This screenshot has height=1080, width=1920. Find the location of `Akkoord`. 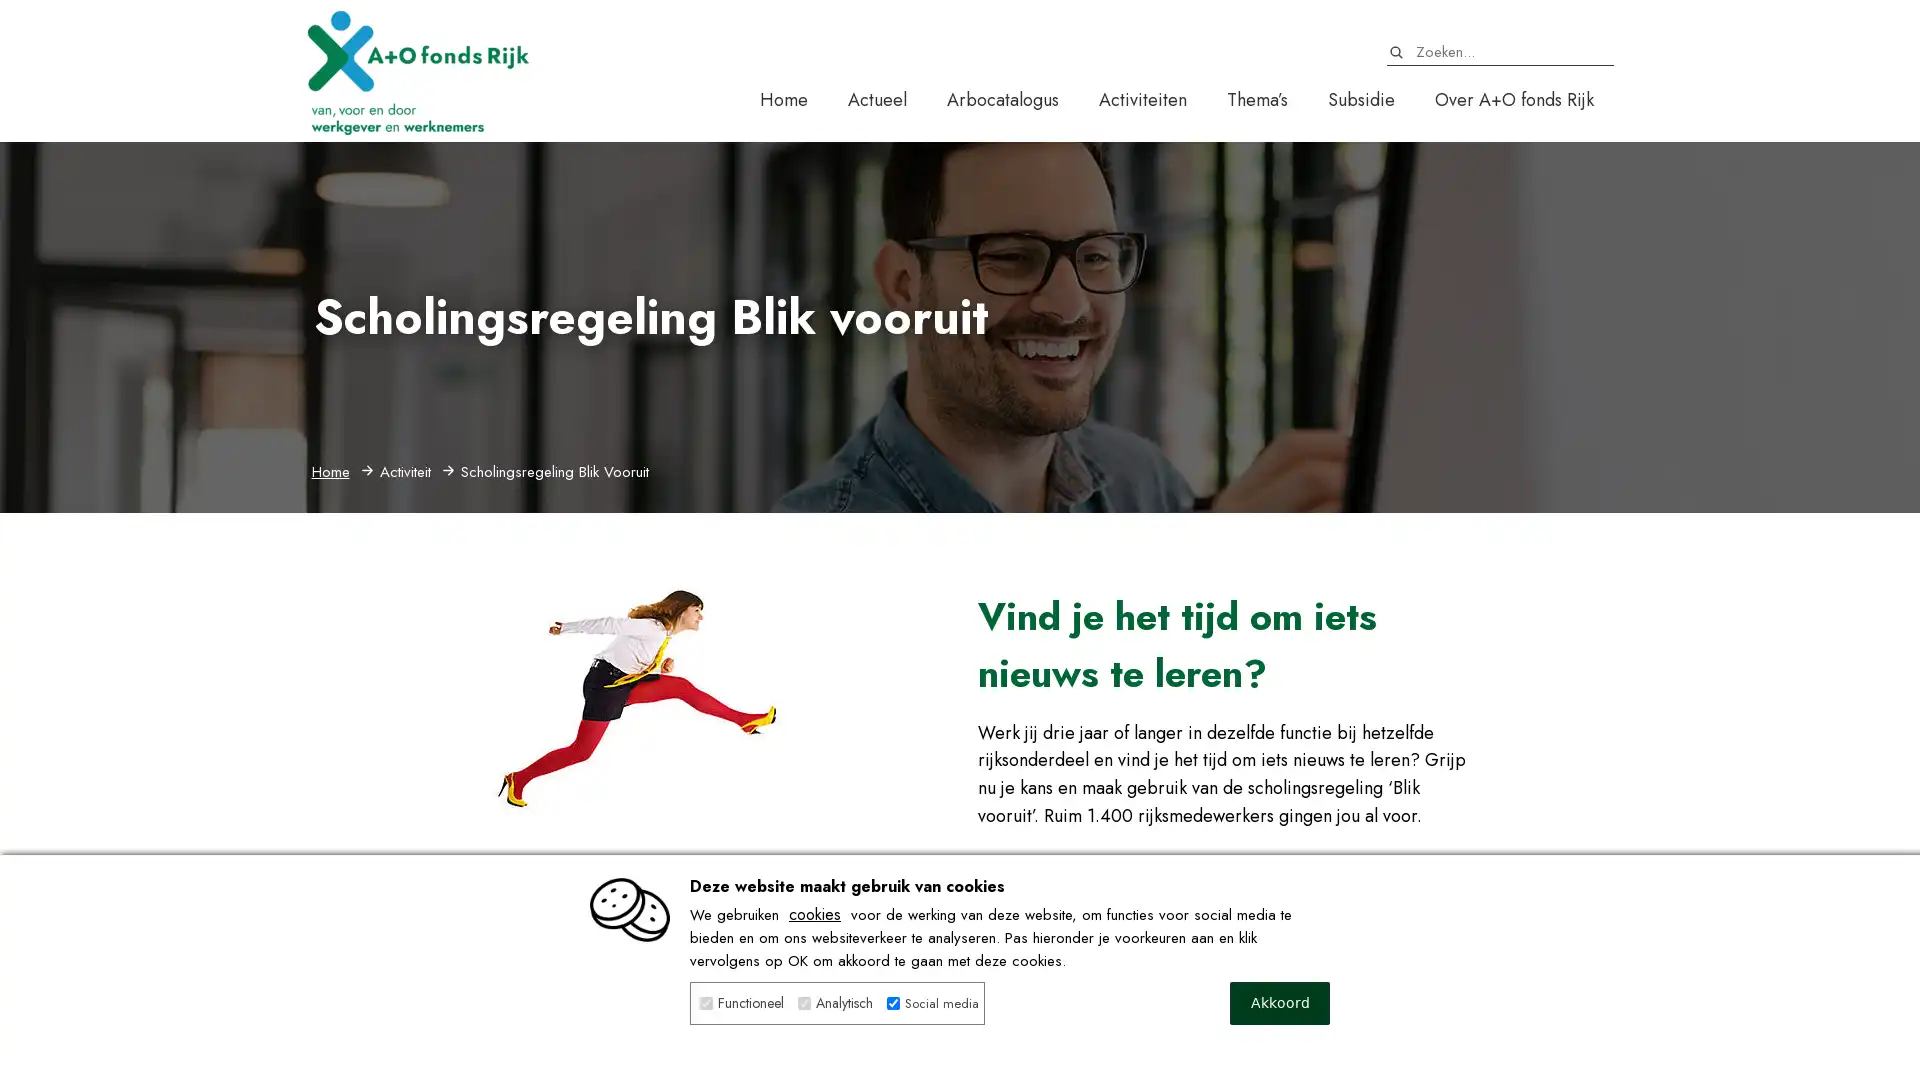

Akkoord is located at coordinates (1280, 1003).